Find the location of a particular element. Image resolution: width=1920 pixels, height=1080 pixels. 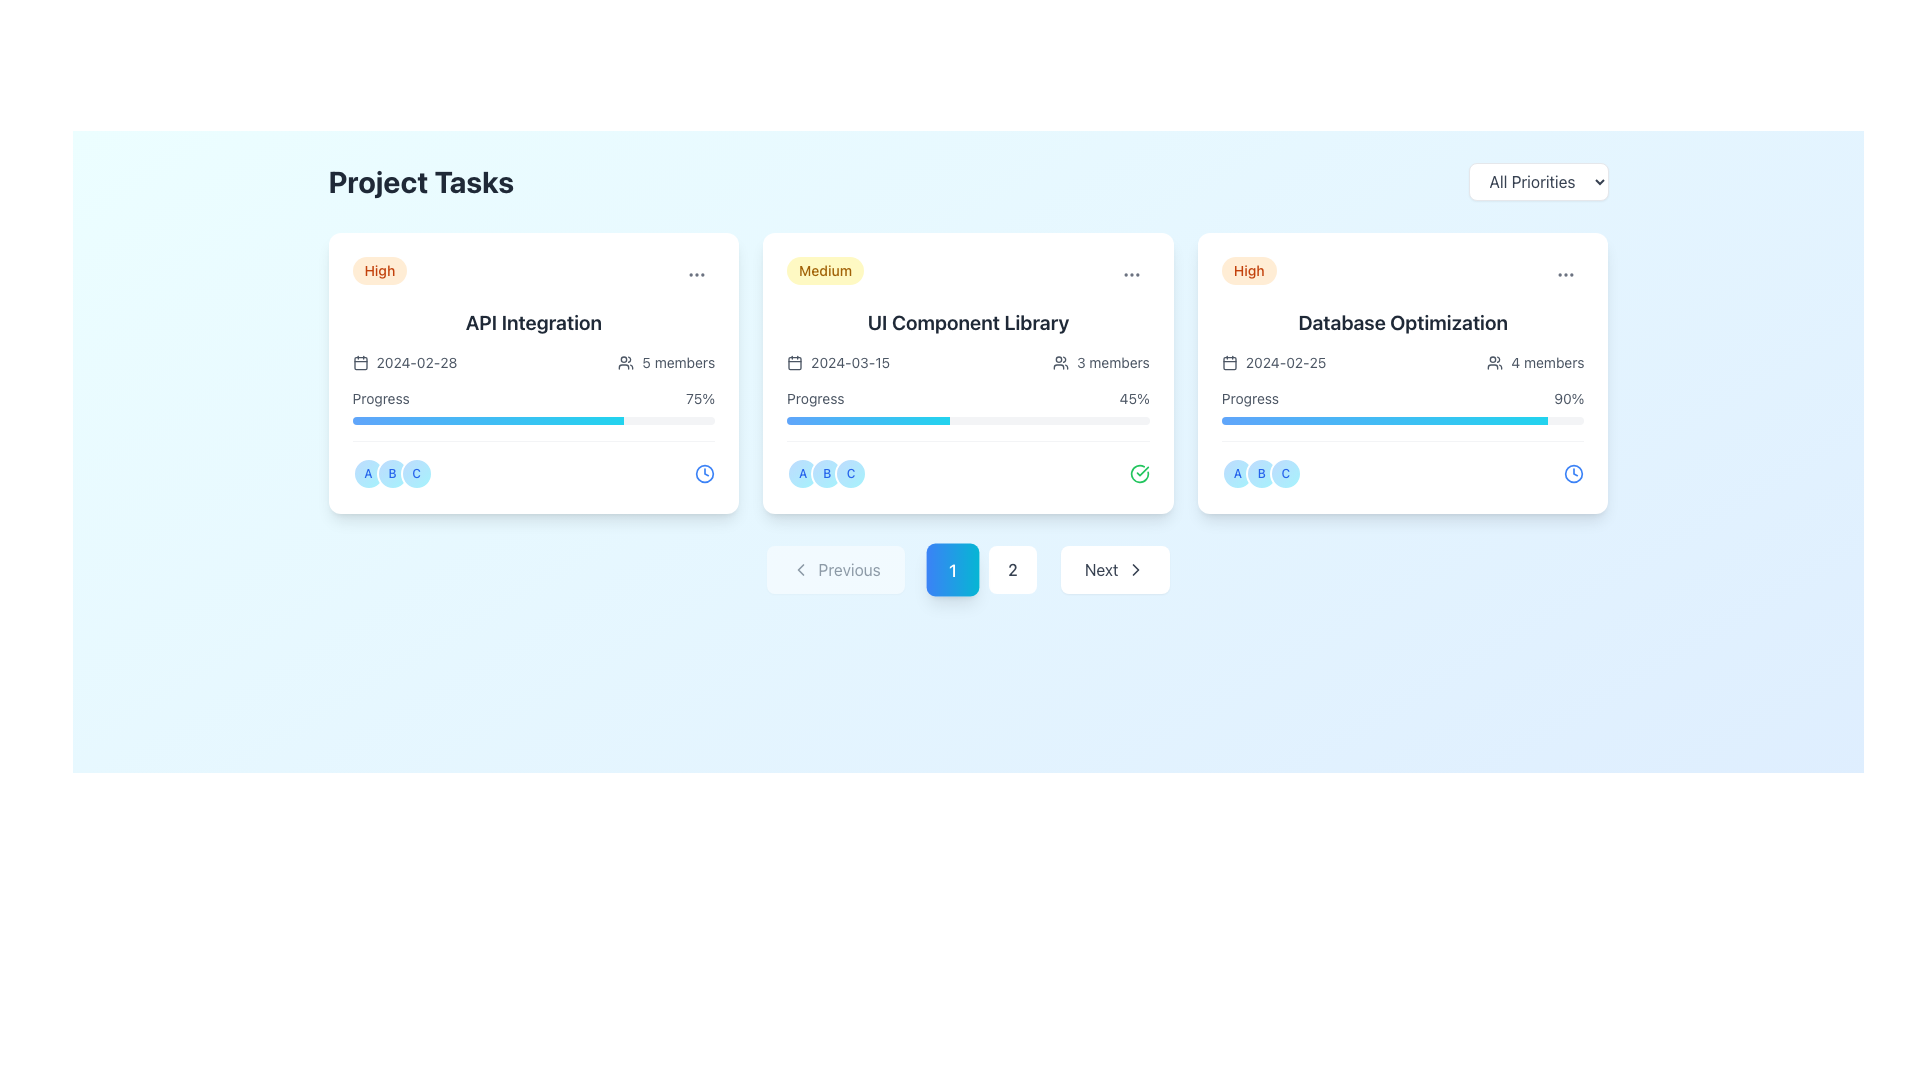

the rightward arrow icon representing the next action in the navigation bar, located next to the 'Next' button, to move to the next item or page is located at coordinates (1136, 570).